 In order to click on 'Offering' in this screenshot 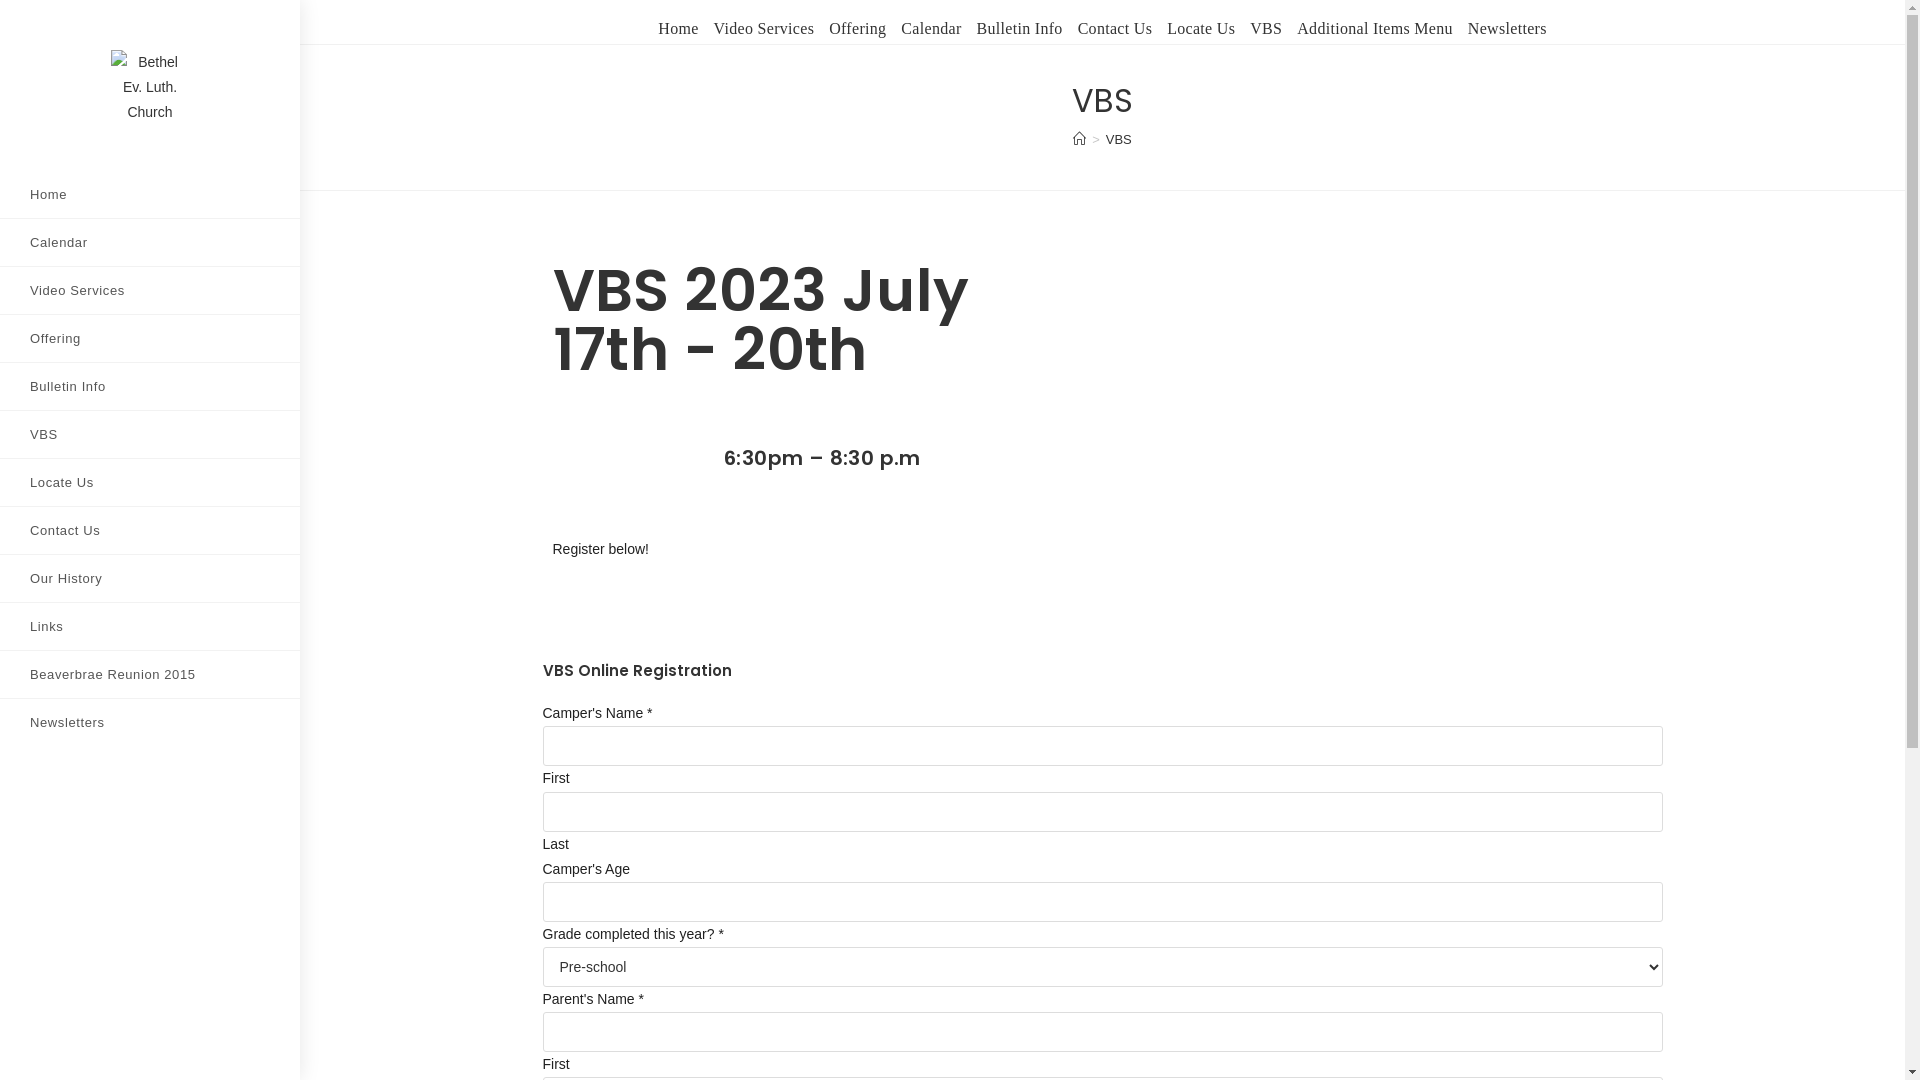, I will do `click(148, 337)`.